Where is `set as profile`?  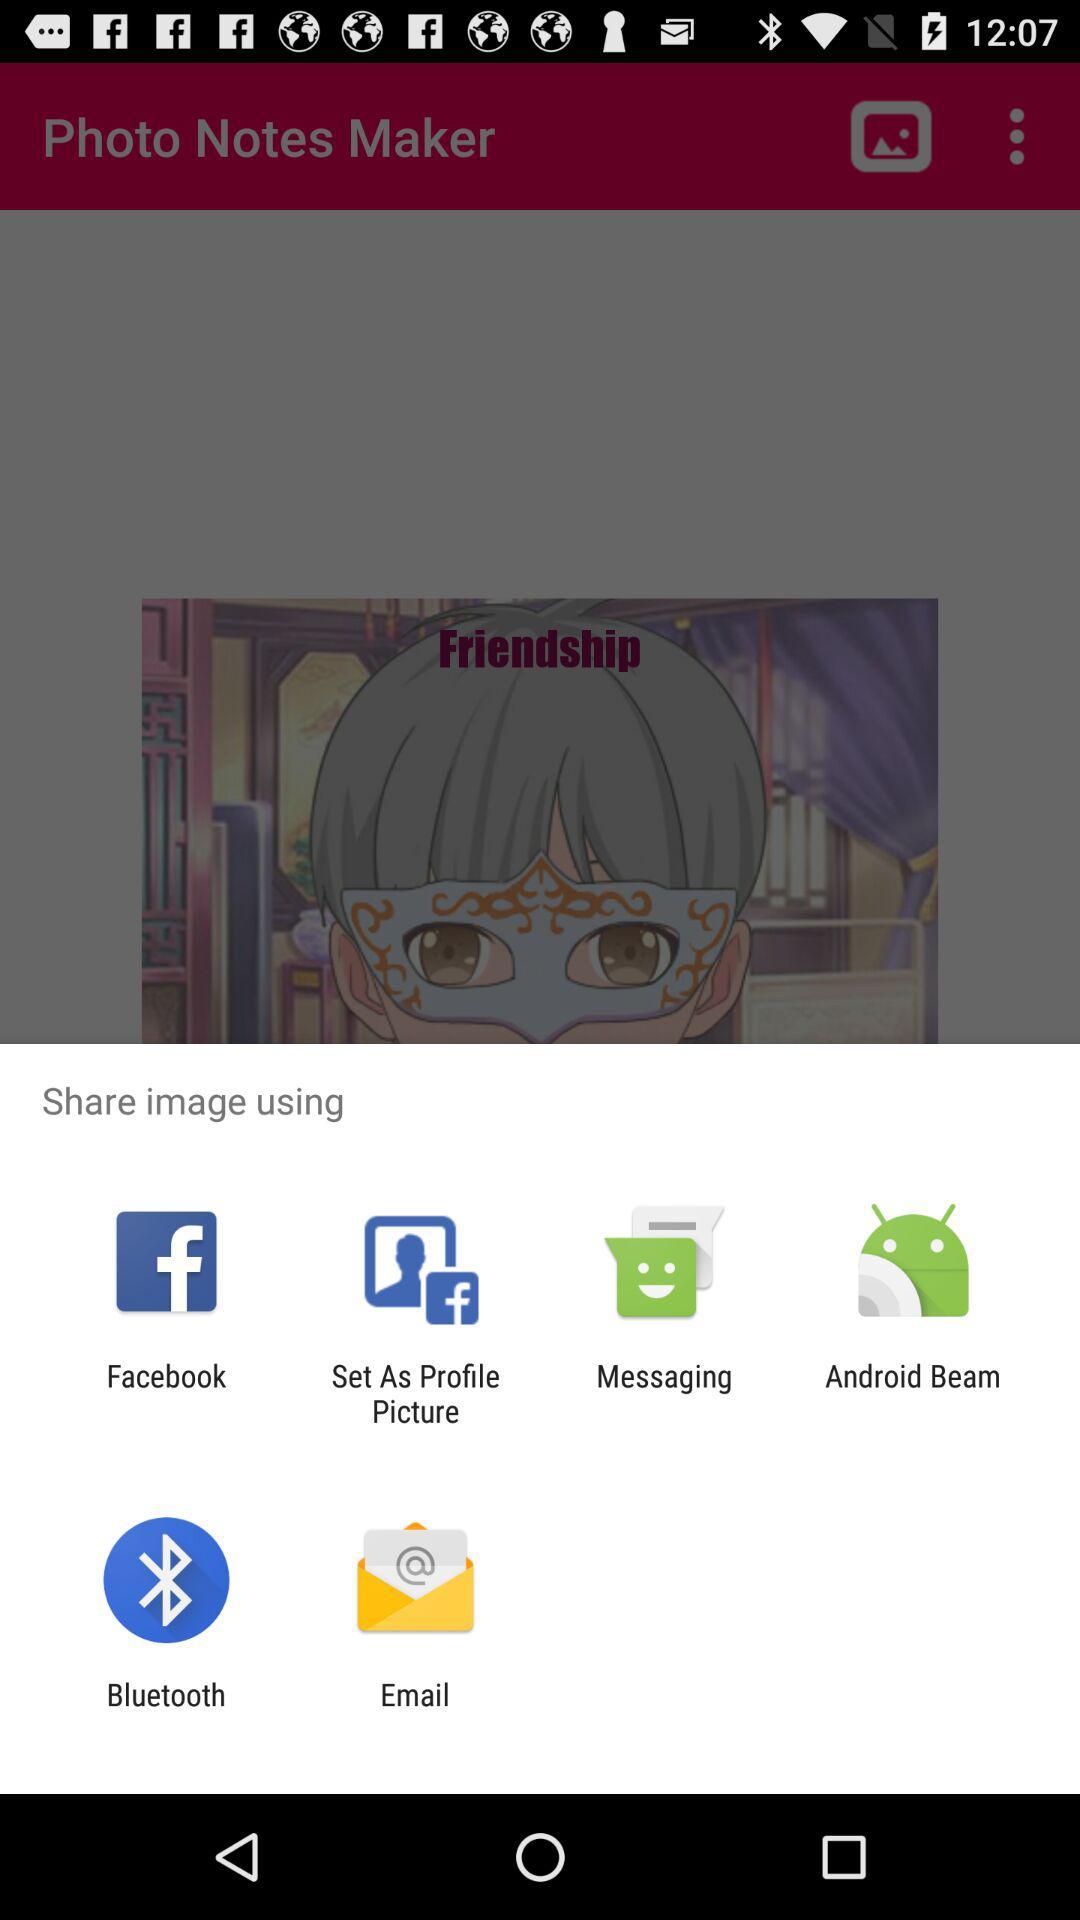
set as profile is located at coordinates (414, 1392).